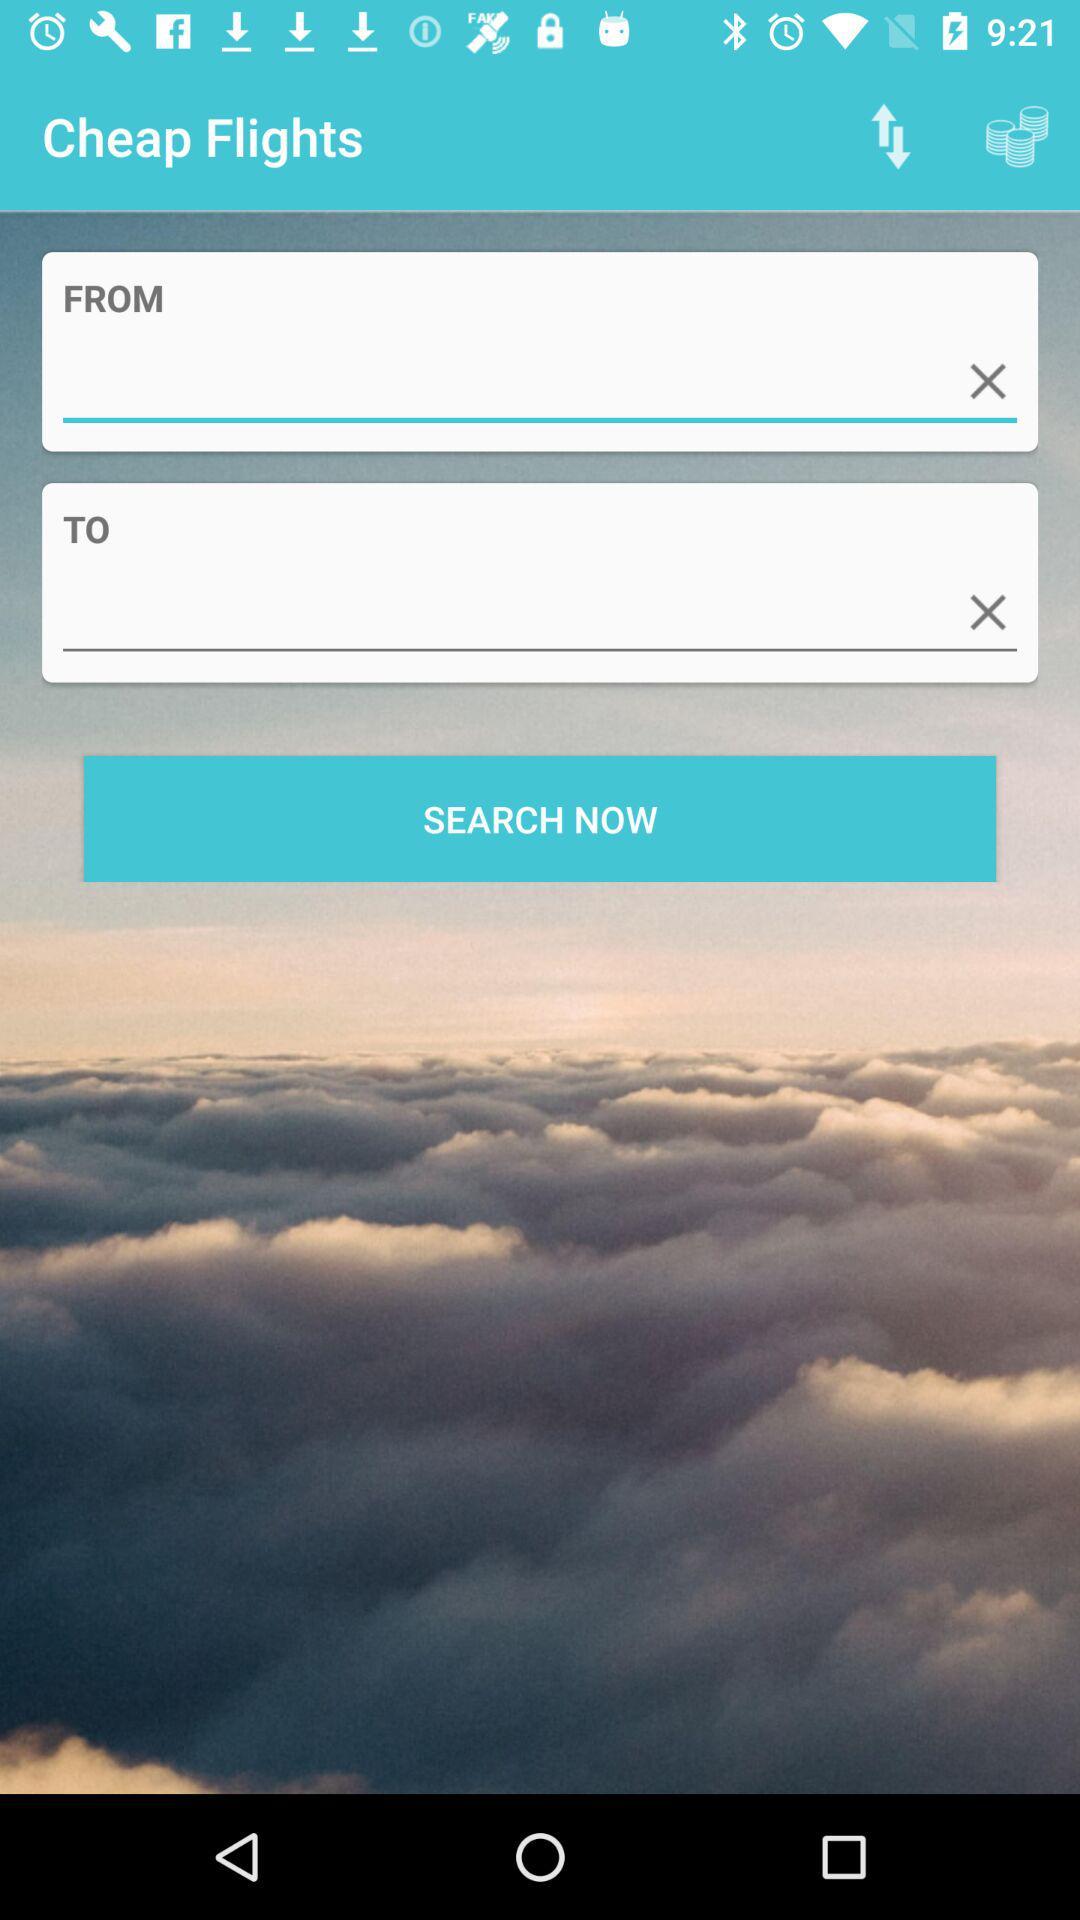  I want to click on button, so click(987, 611).